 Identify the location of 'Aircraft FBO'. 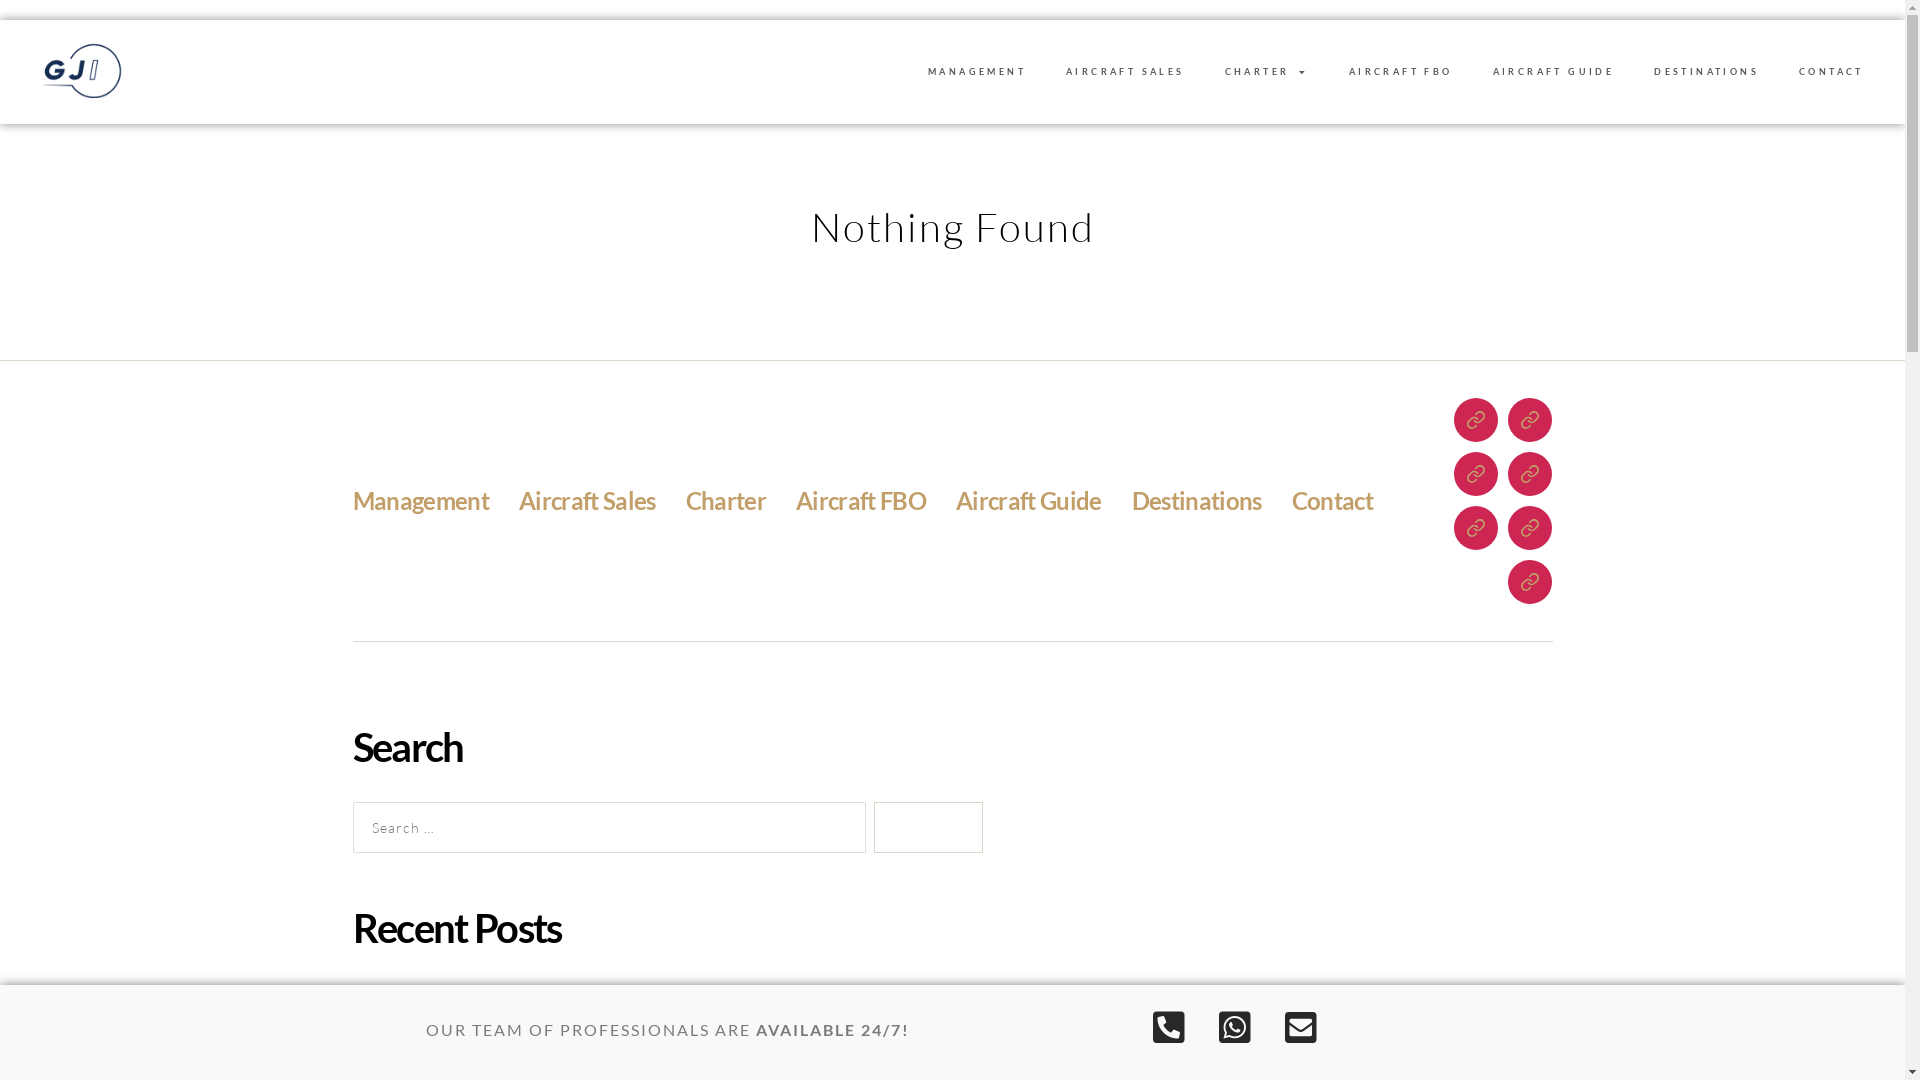
(795, 499).